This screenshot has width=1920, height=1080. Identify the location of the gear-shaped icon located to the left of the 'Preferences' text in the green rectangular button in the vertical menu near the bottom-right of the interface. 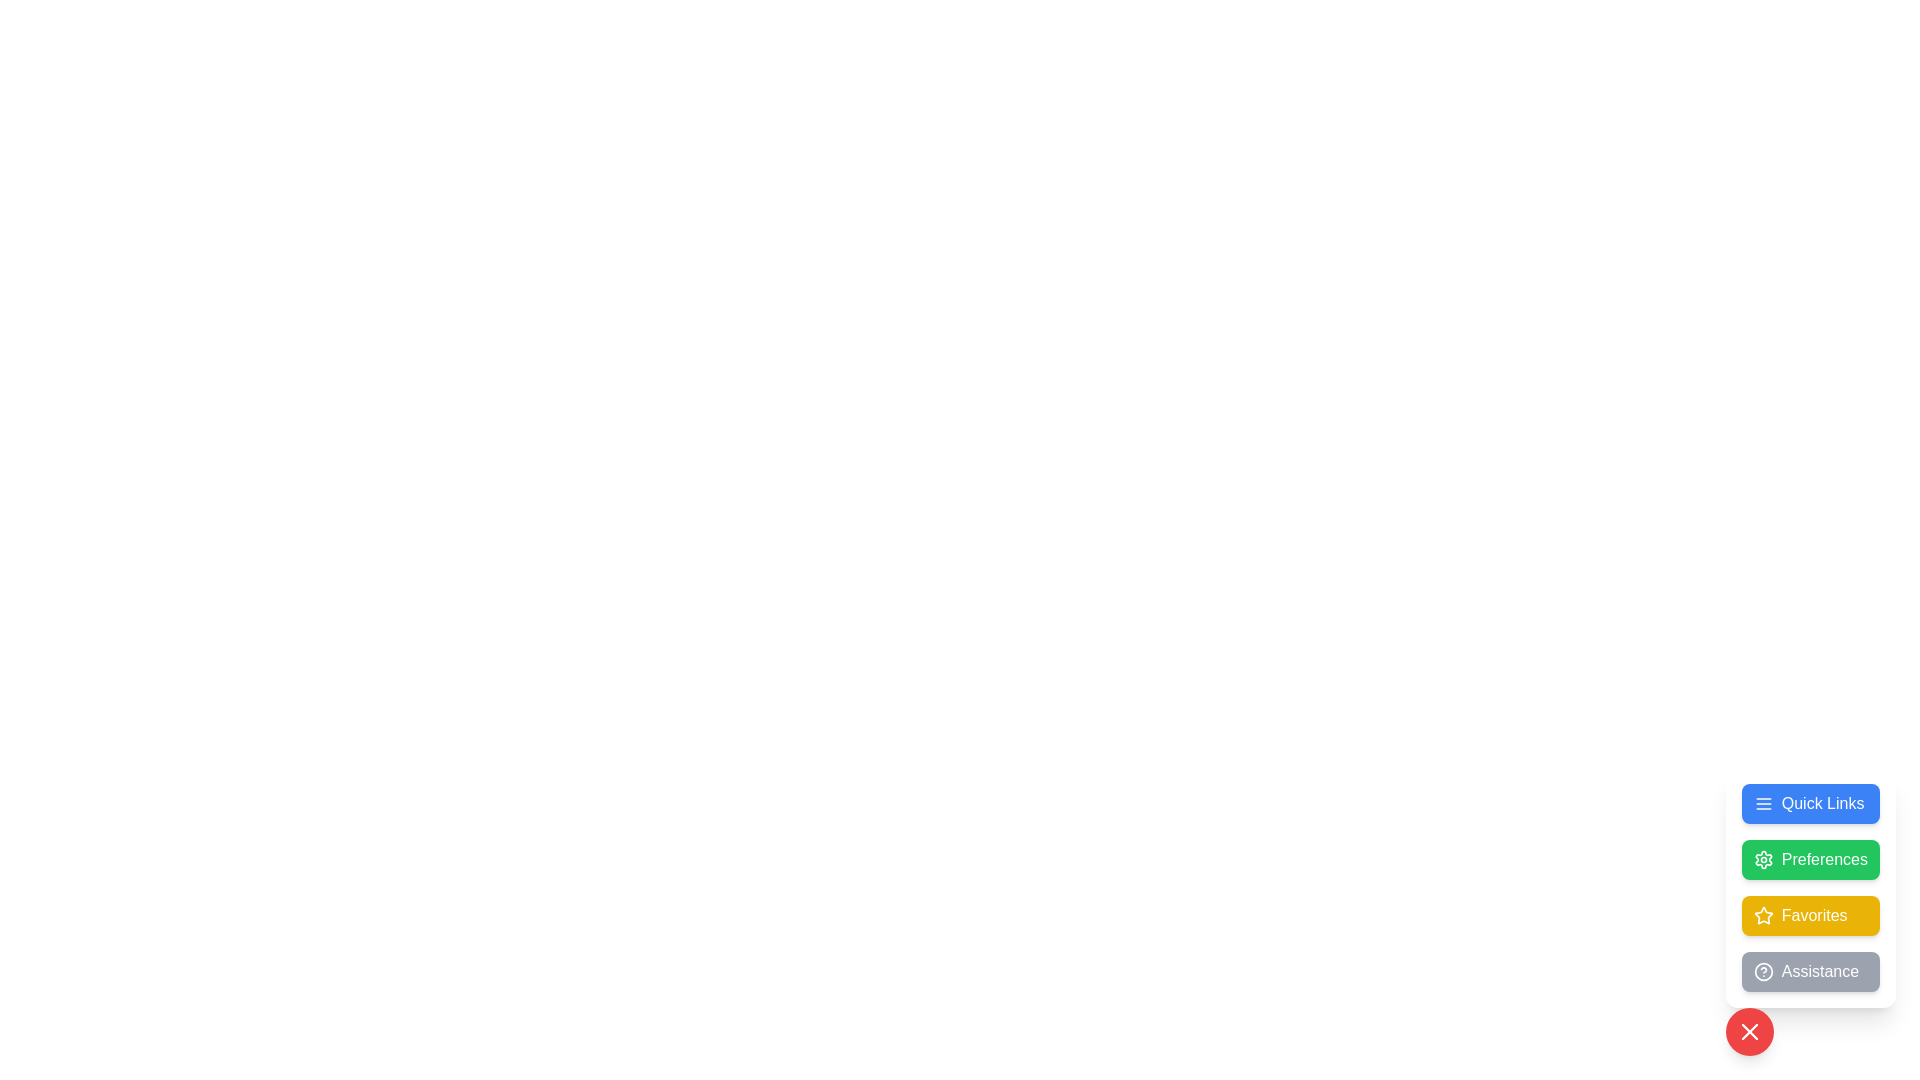
(1763, 859).